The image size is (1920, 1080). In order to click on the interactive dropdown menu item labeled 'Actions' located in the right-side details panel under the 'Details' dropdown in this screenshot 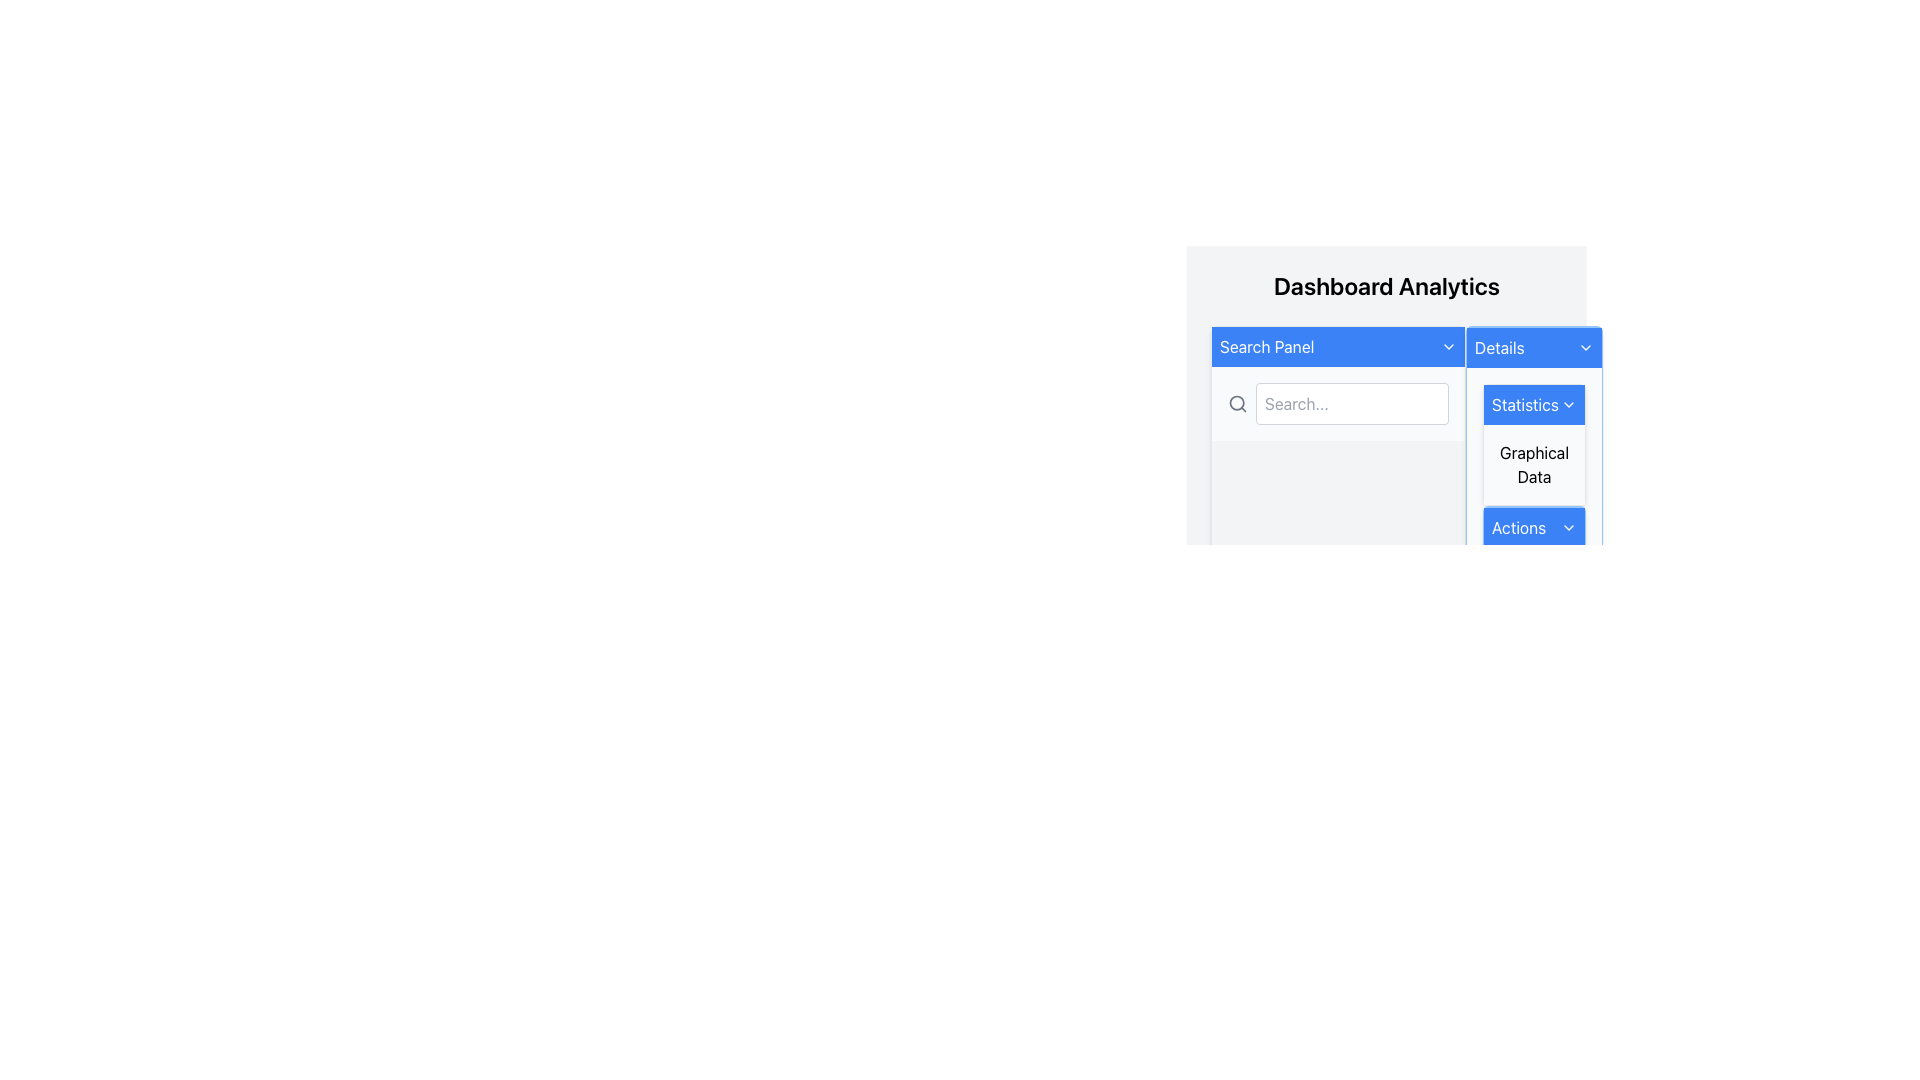, I will do `click(1533, 528)`.